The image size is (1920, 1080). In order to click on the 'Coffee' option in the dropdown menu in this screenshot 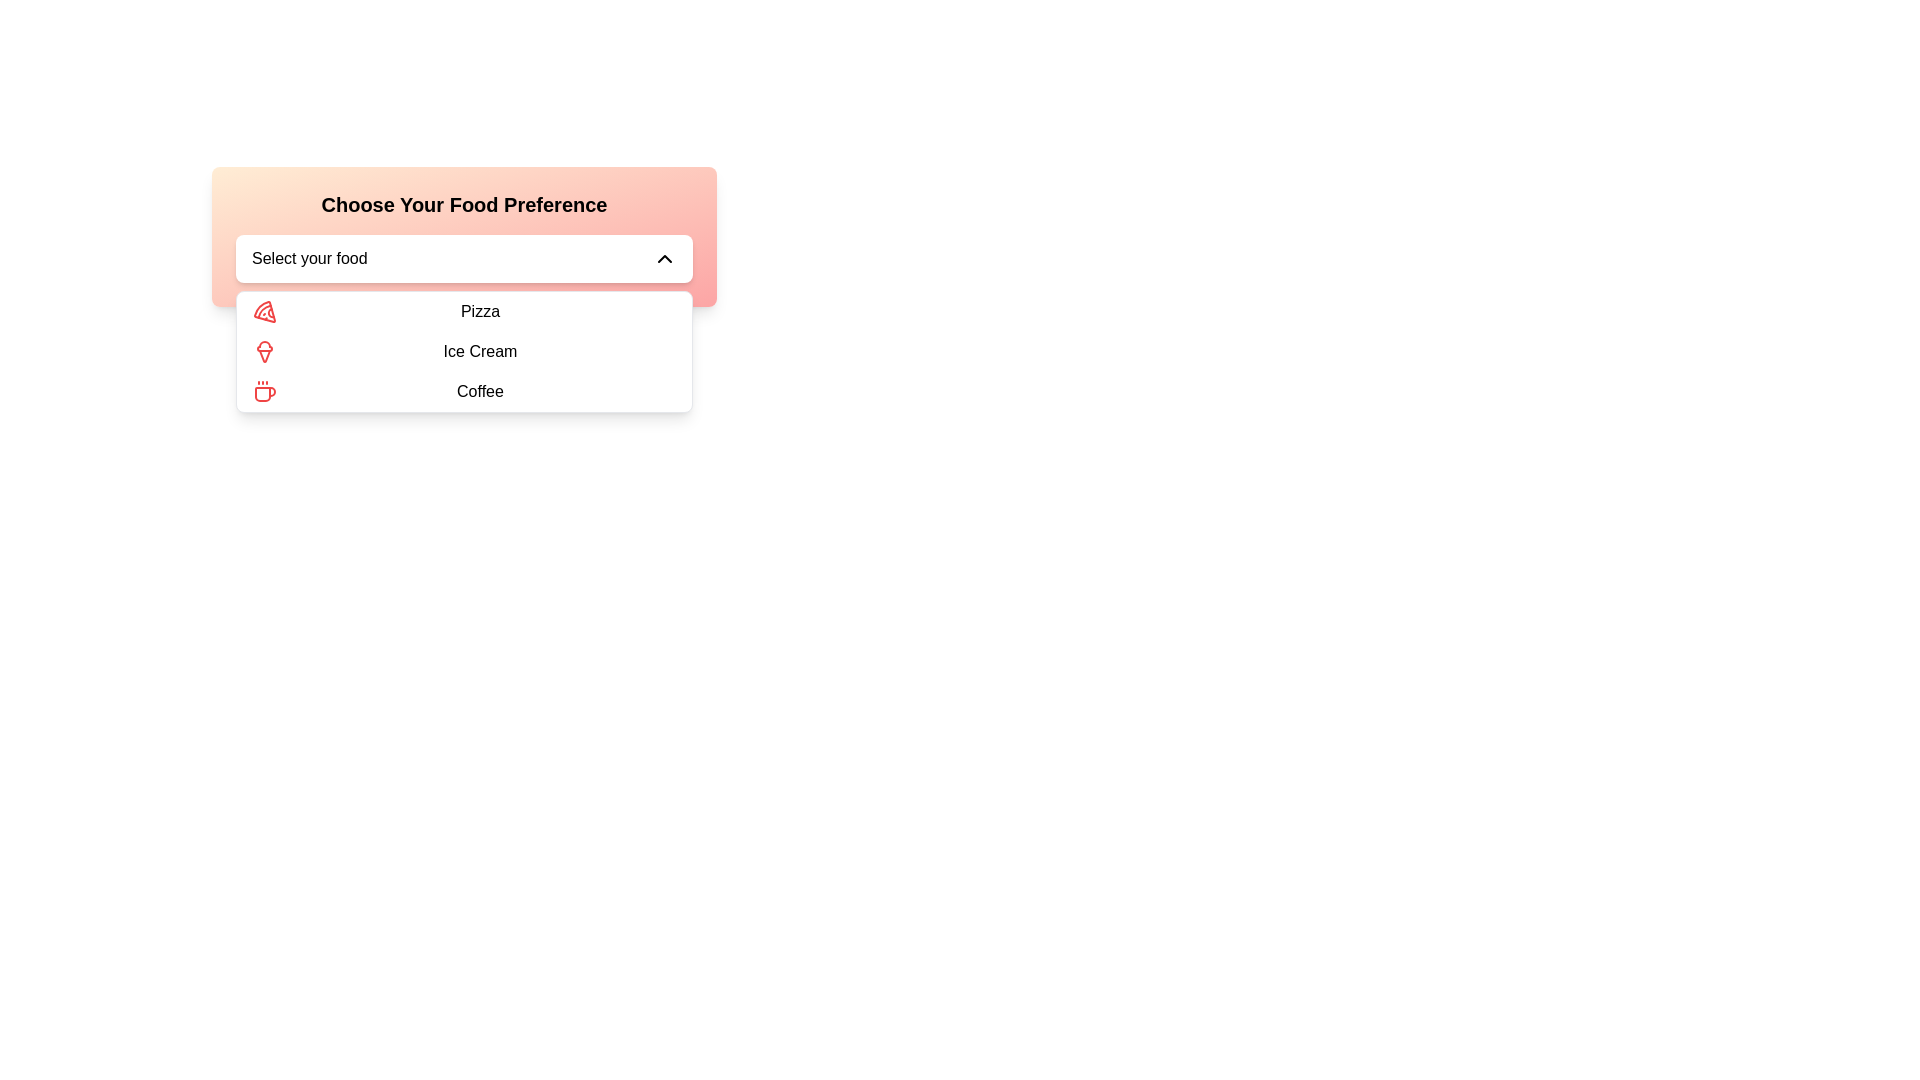, I will do `click(463, 392)`.